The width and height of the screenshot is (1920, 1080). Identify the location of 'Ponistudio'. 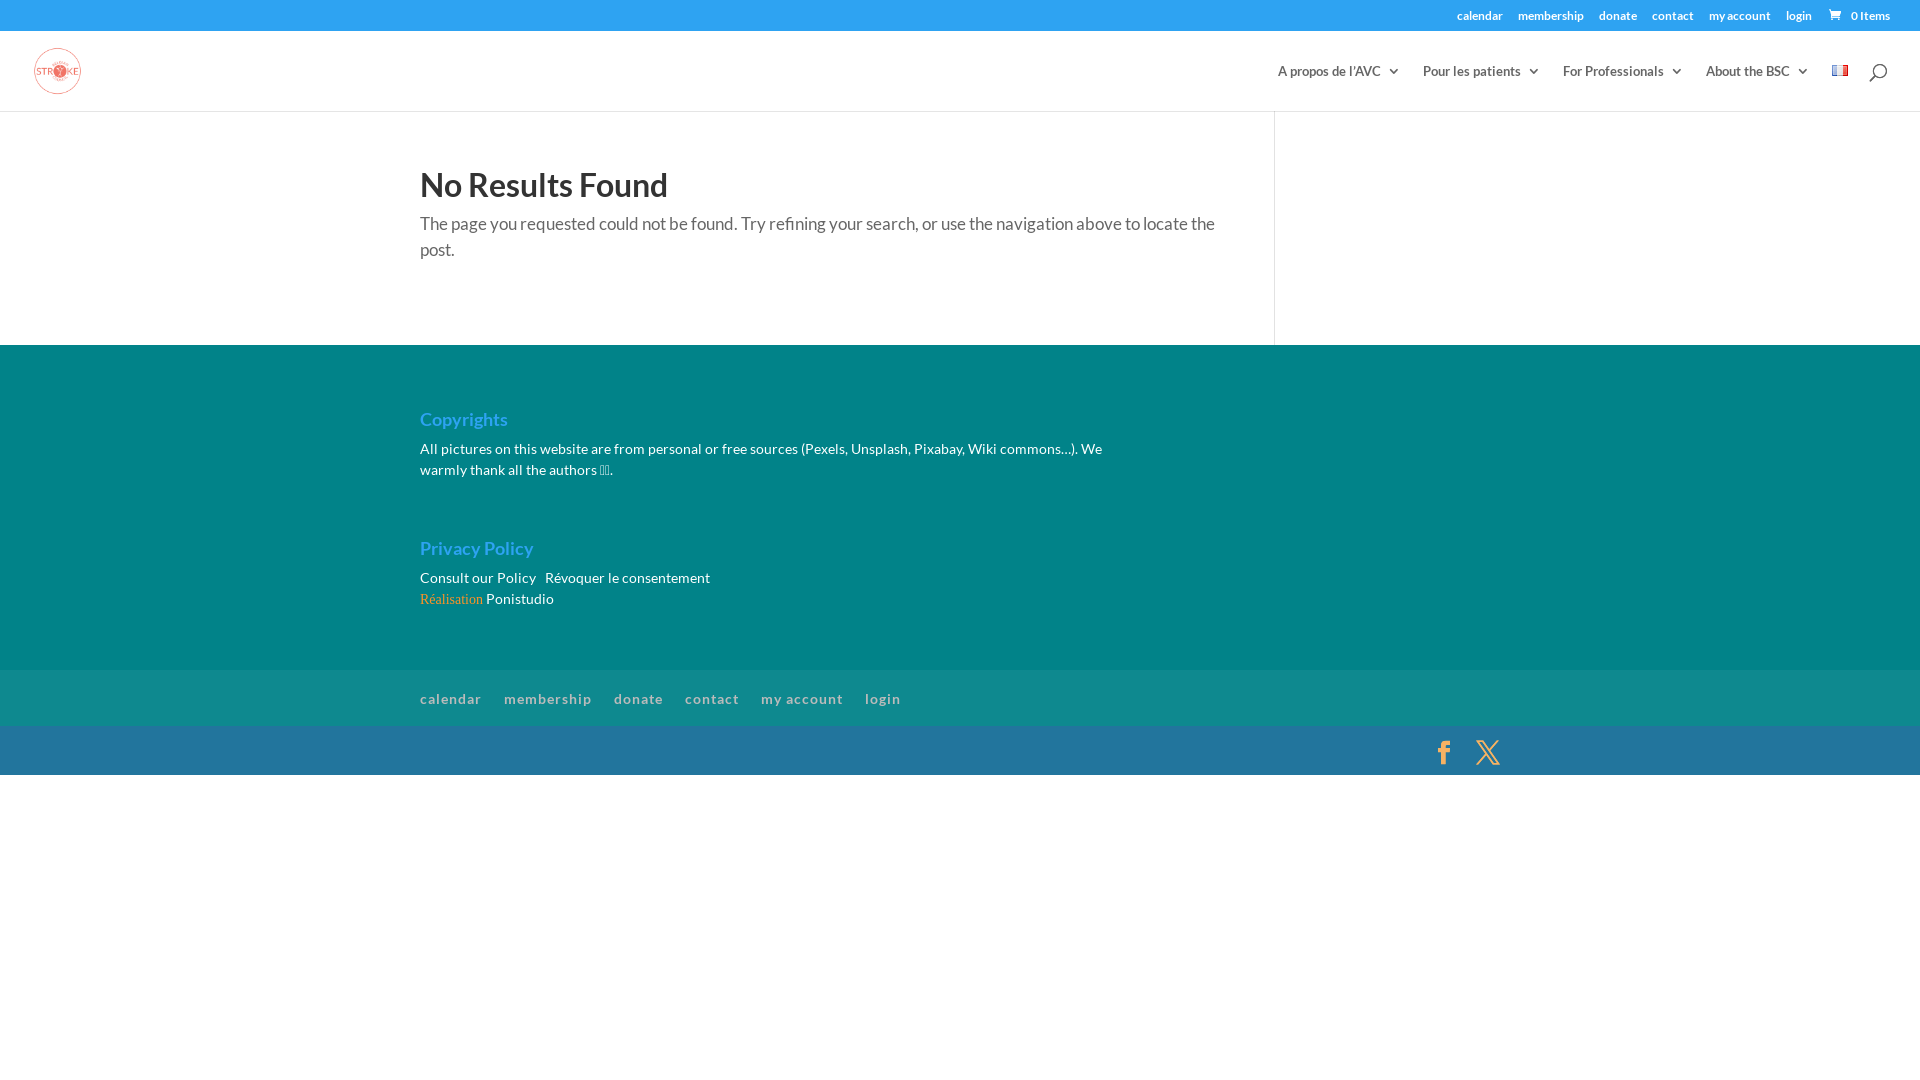
(519, 597).